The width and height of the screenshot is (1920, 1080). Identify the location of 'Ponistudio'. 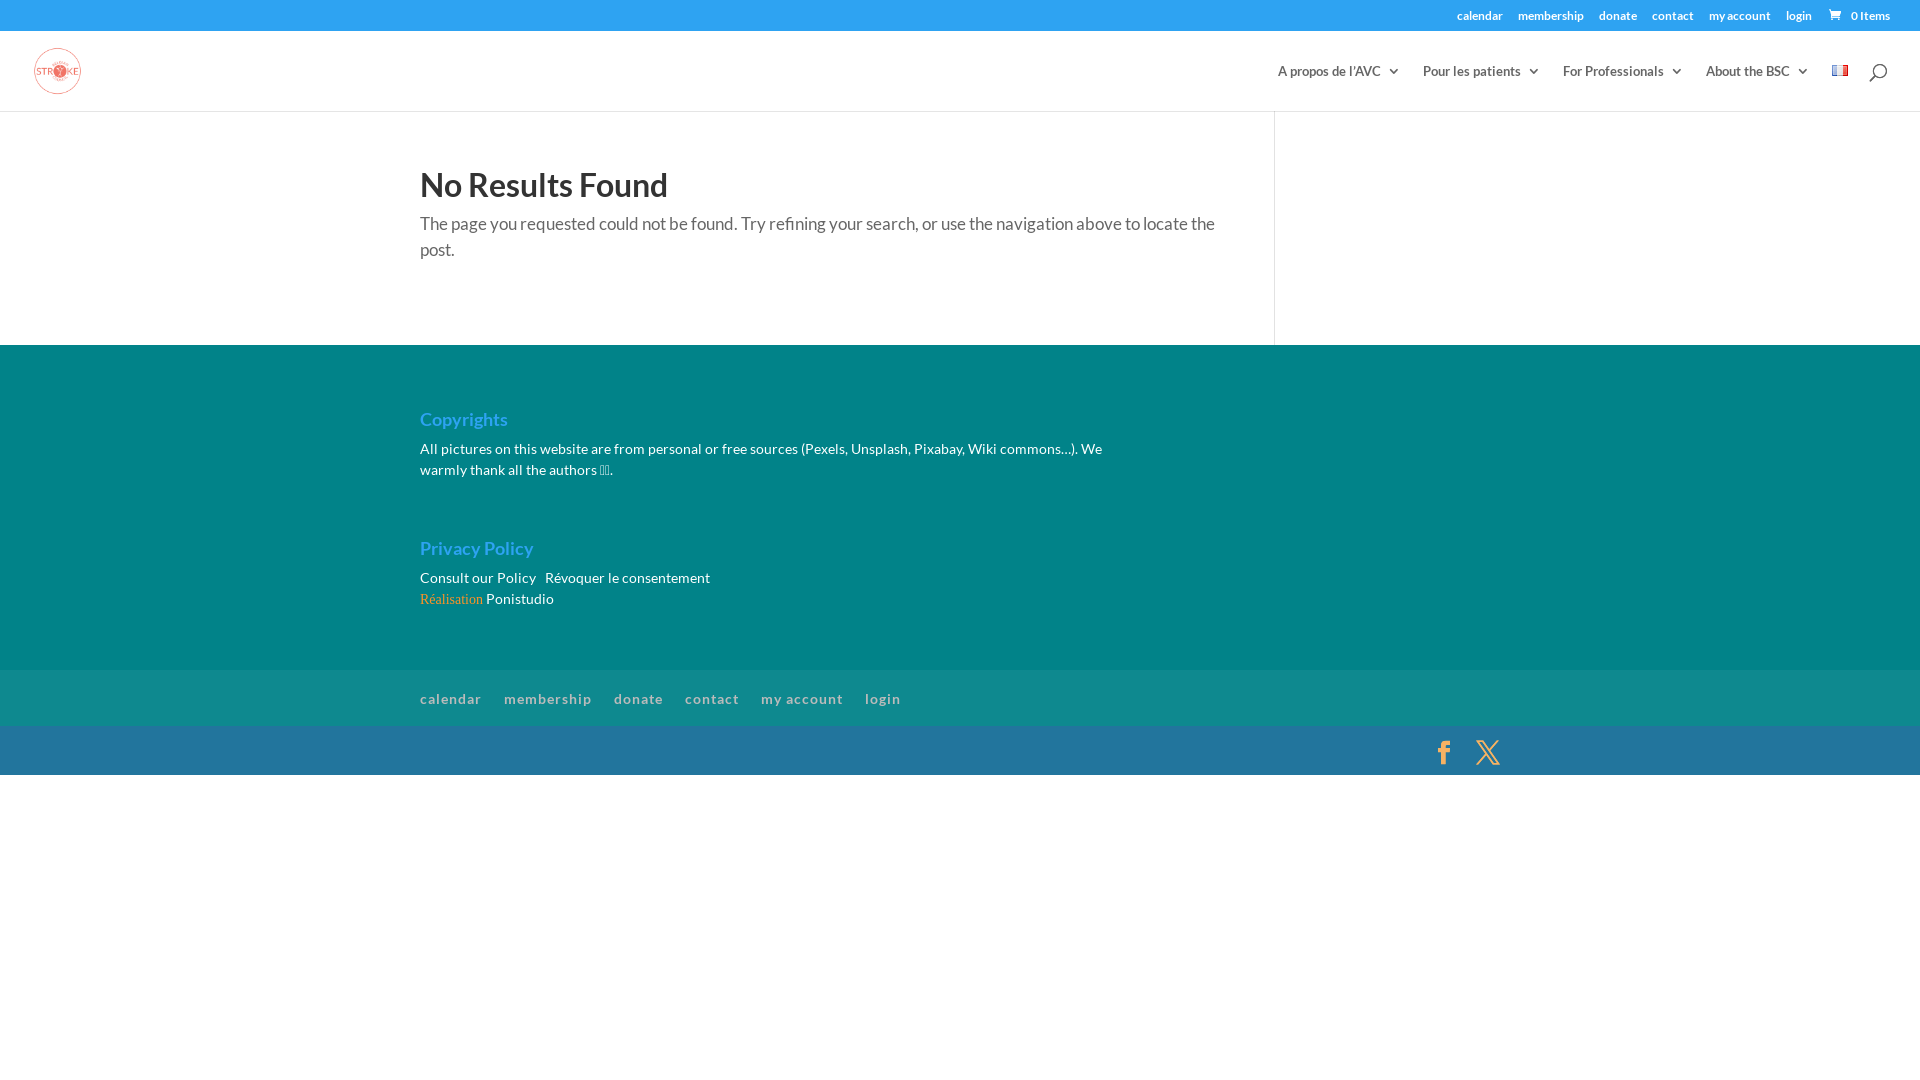
(519, 597).